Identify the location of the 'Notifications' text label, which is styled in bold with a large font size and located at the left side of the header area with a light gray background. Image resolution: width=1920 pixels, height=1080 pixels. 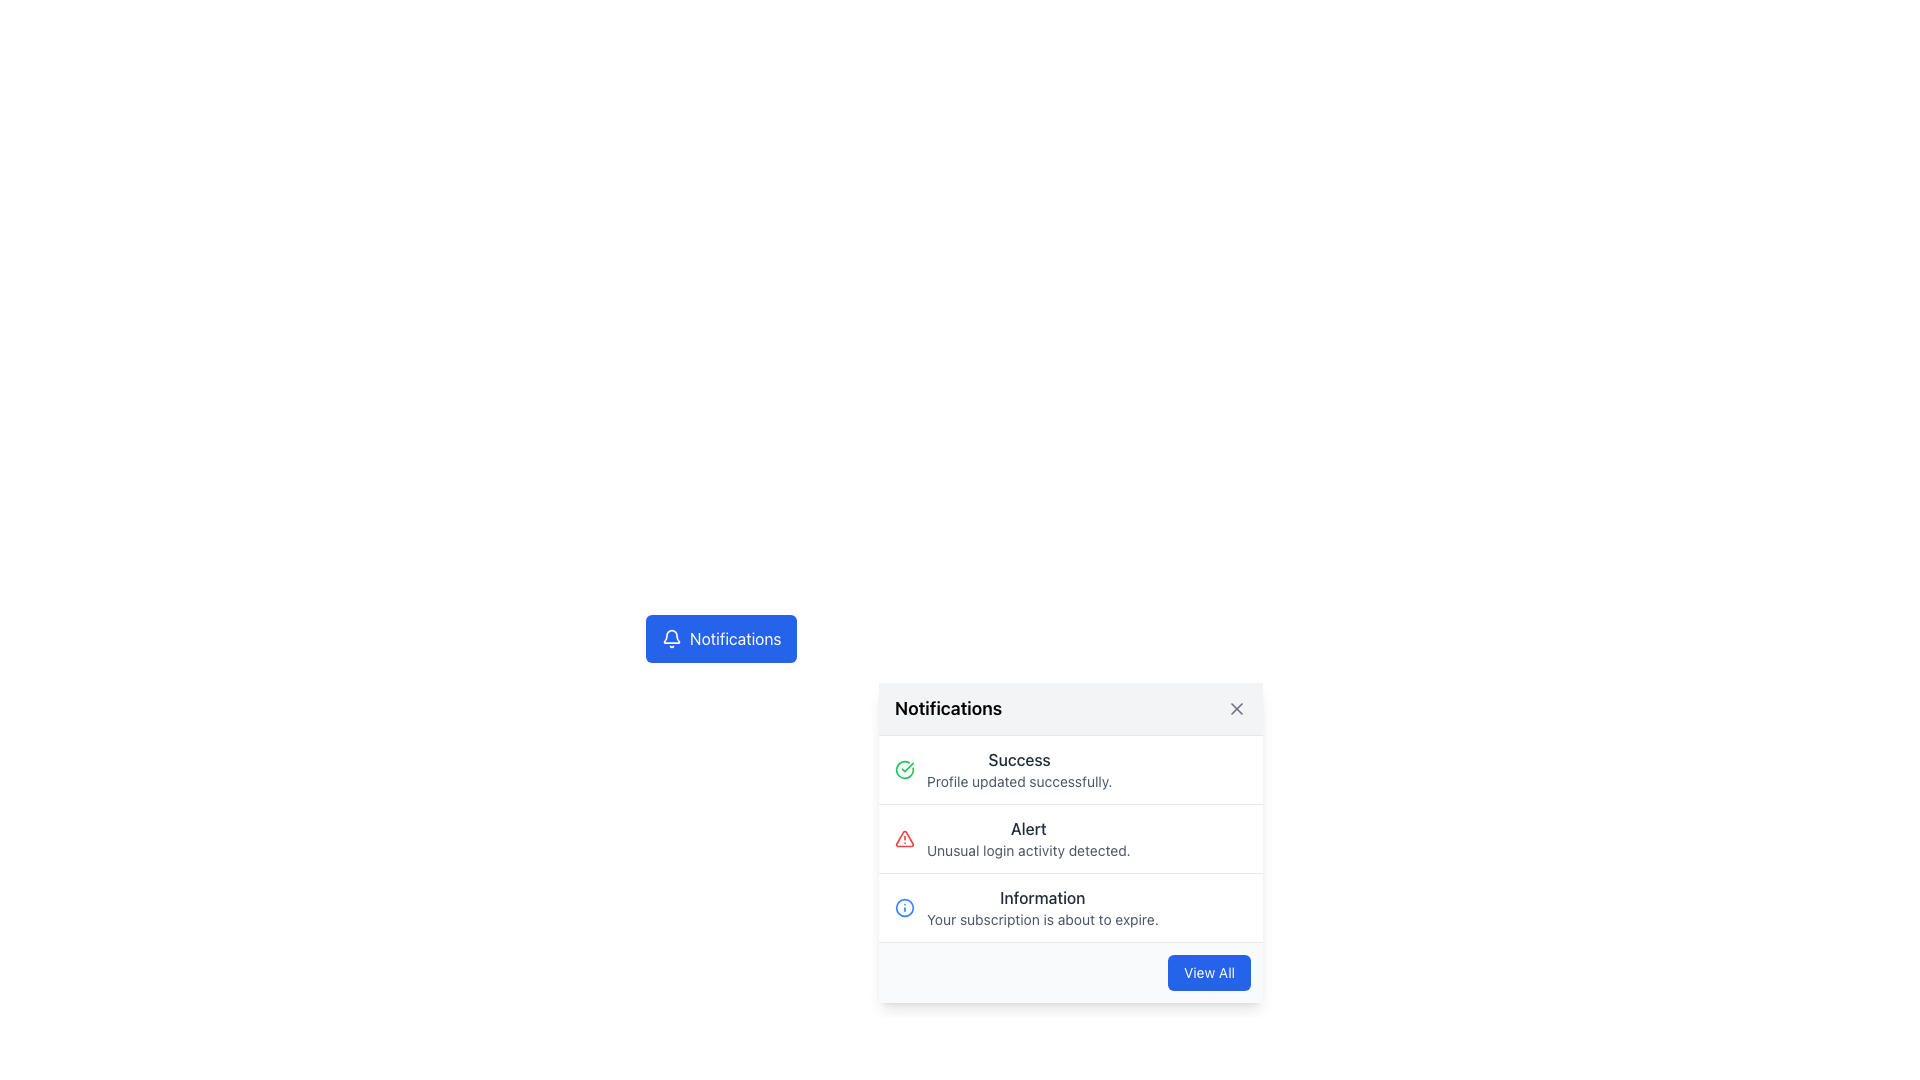
(947, 708).